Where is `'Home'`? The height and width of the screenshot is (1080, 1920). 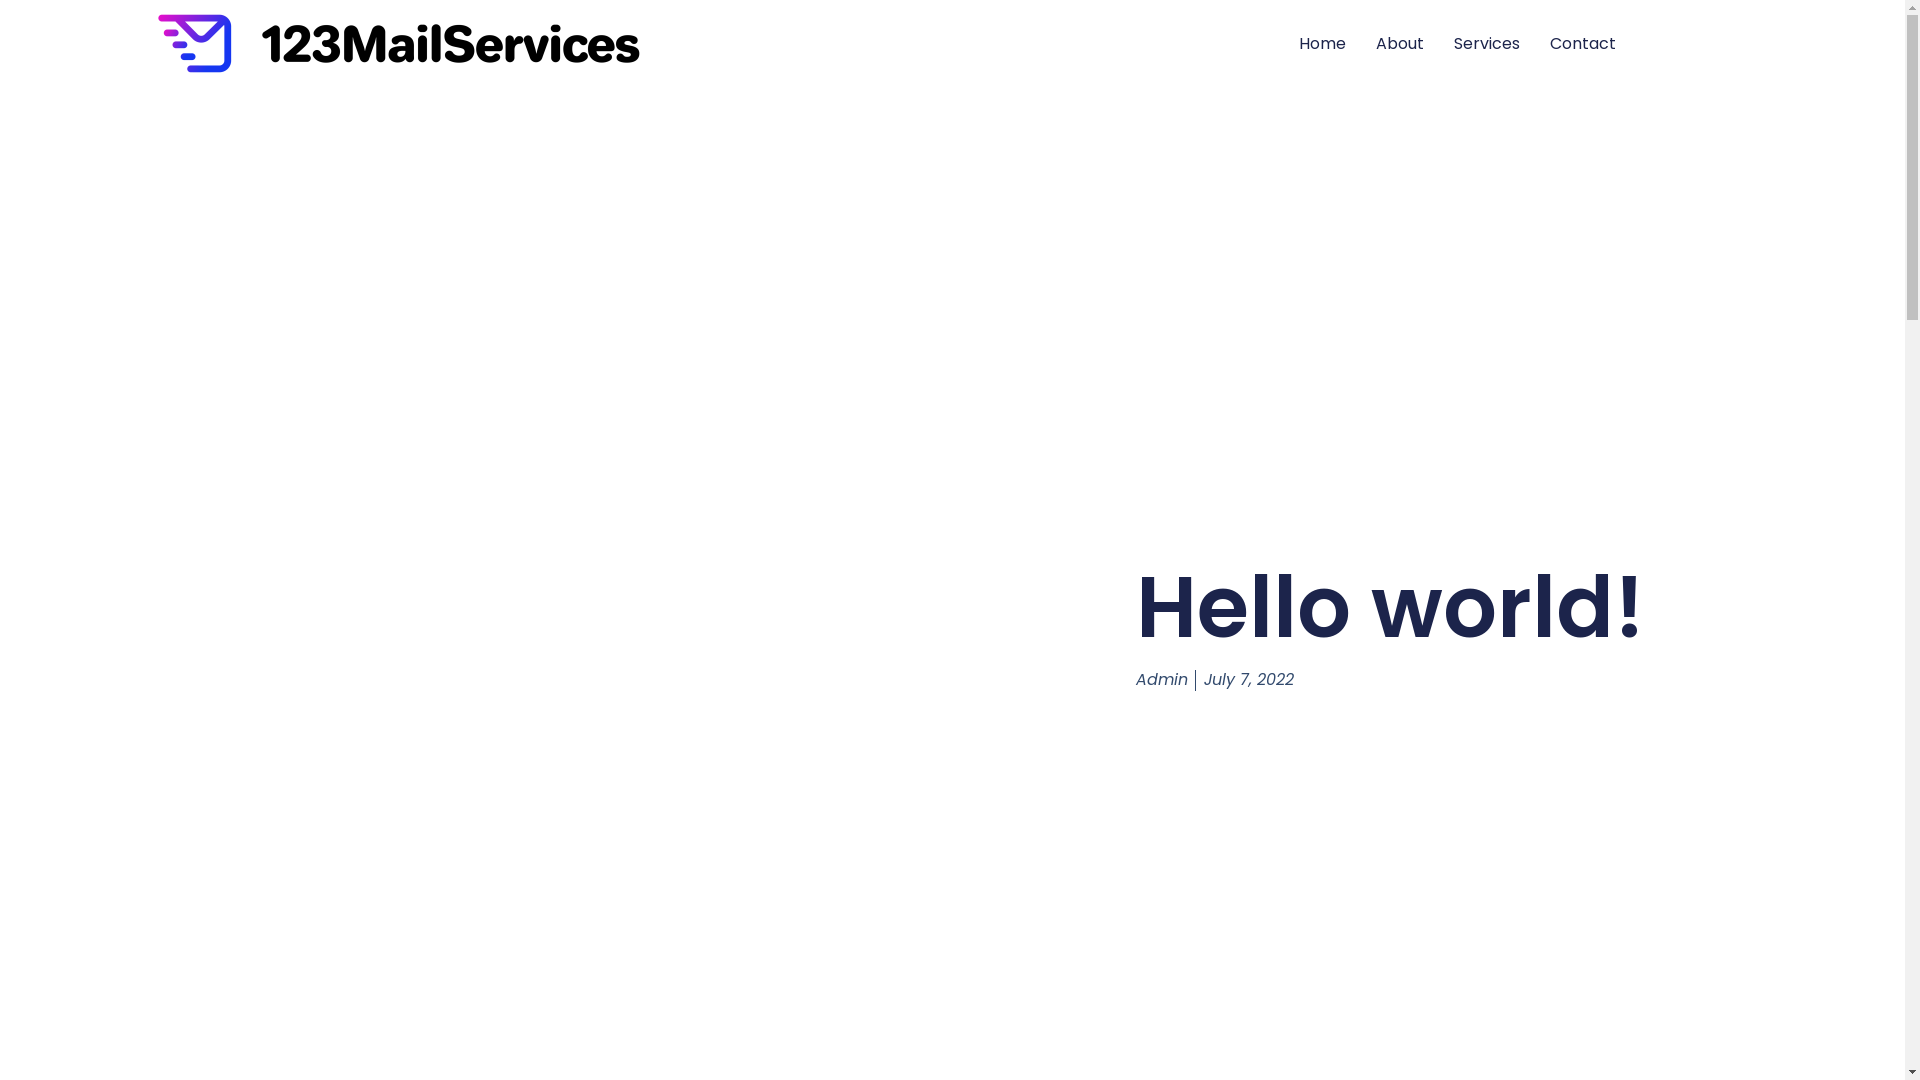 'Home' is located at coordinates (1322, 43).